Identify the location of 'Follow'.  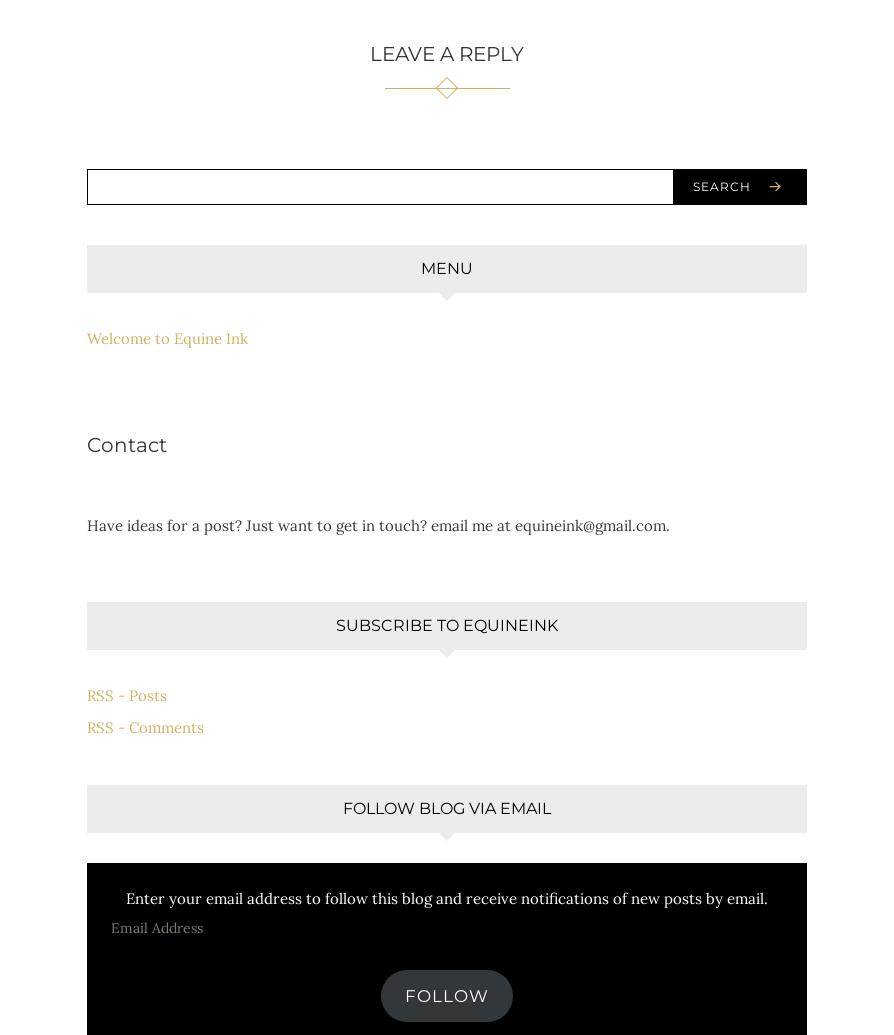
(447, 994).